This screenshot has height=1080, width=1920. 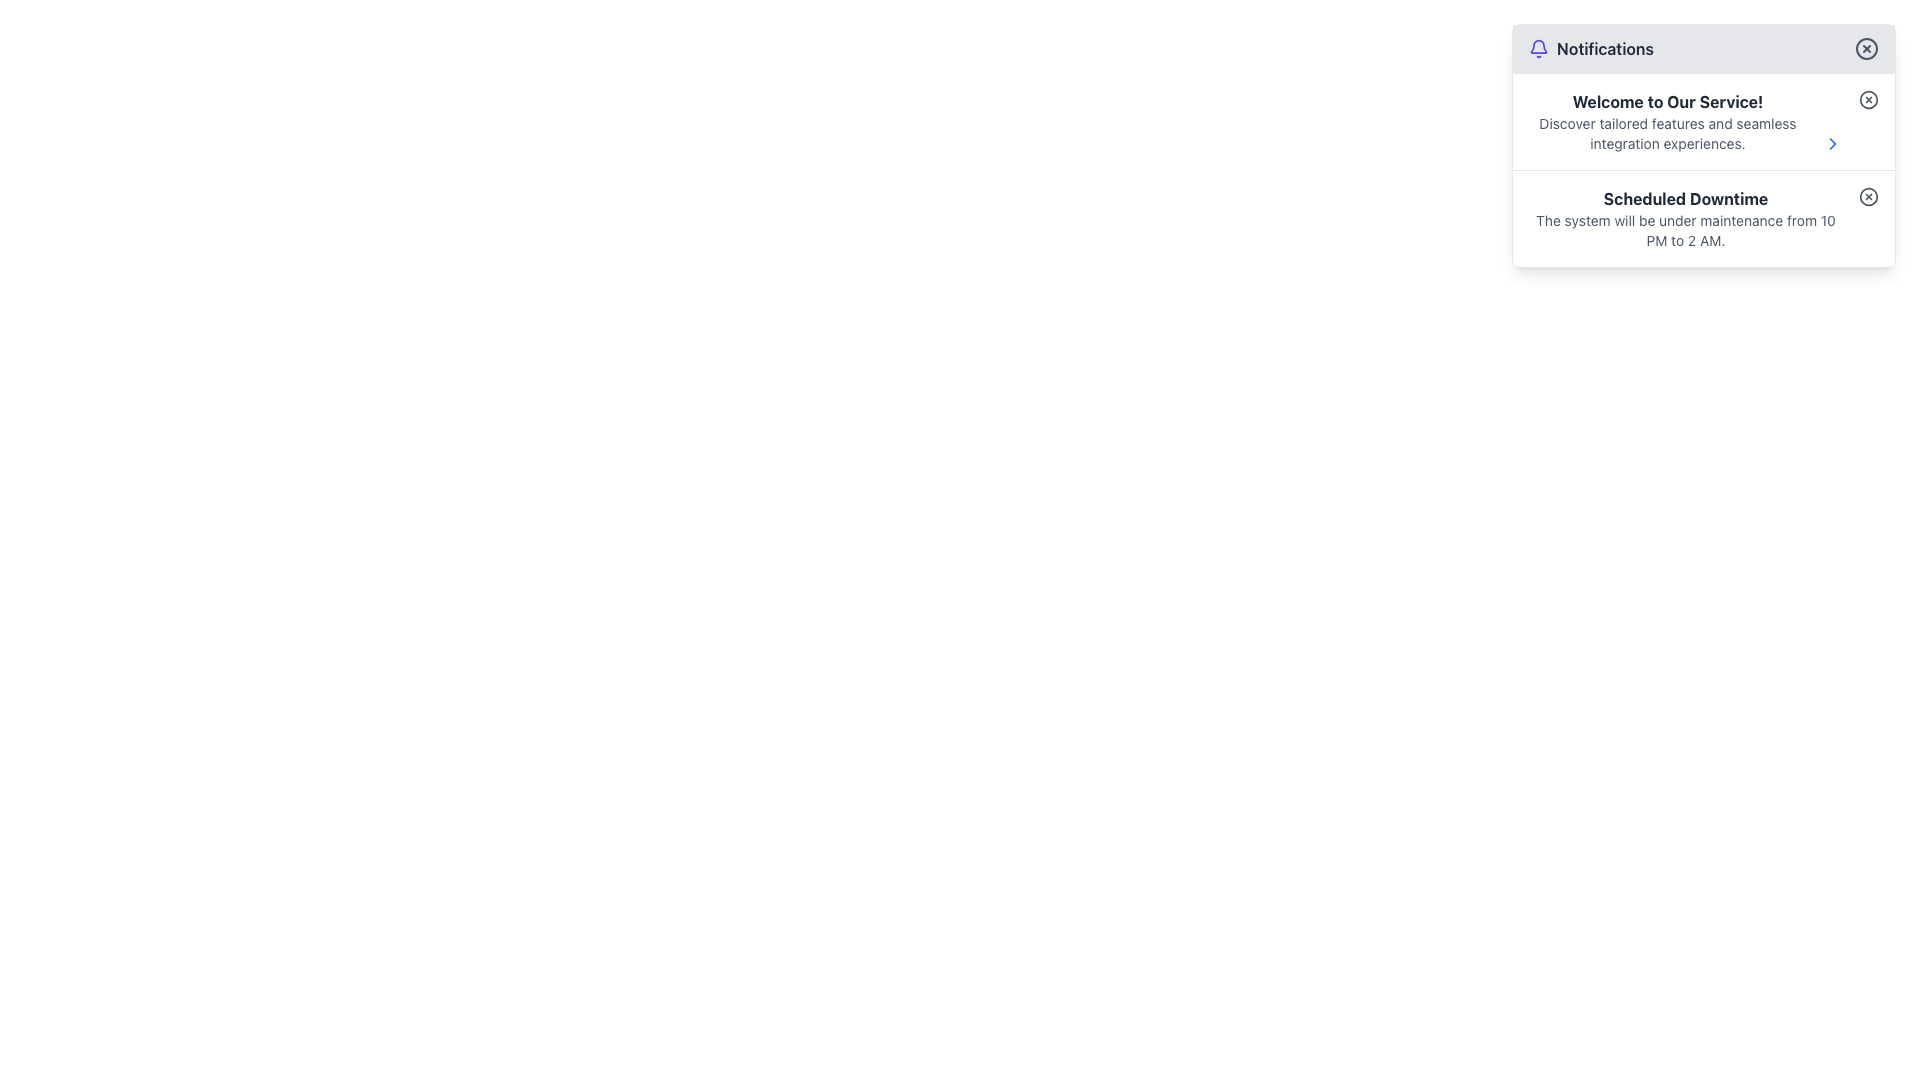 I want to click on heading text located at the top of the notification panel, which informs users about the purpose or context of the notification, so click(x=1668, y=101).